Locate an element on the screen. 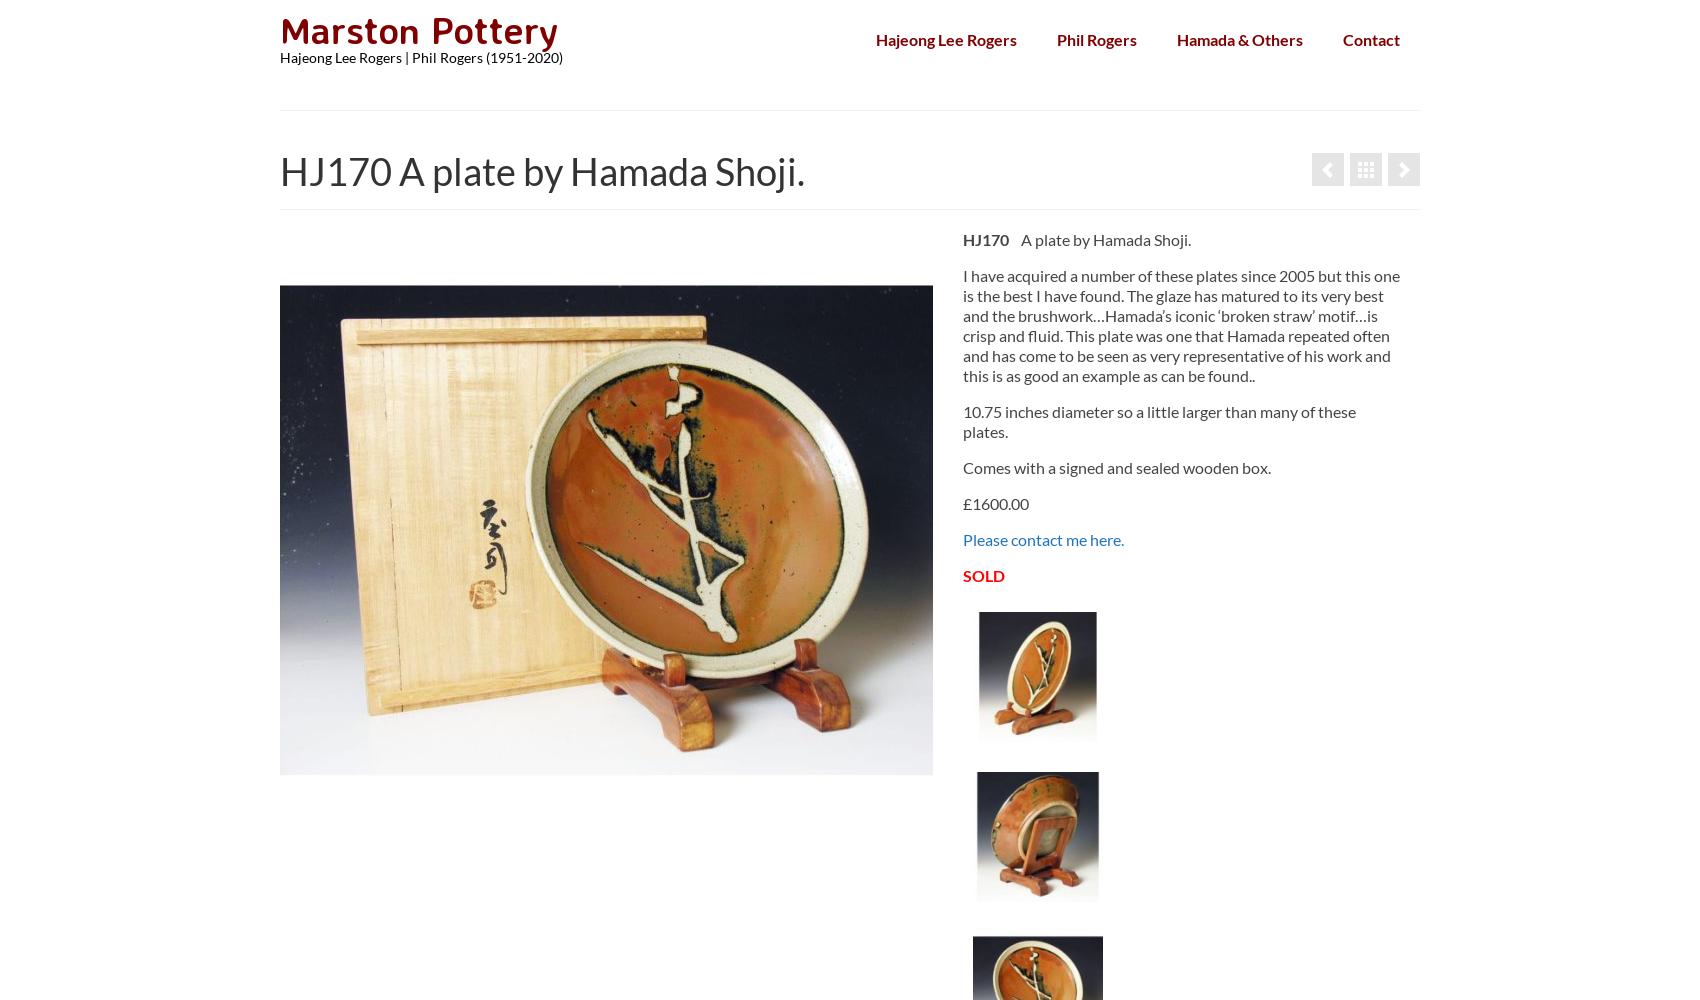 This screenshot has width=1700, height=1000. 'SOLD' is located at coordinates (981, 574).